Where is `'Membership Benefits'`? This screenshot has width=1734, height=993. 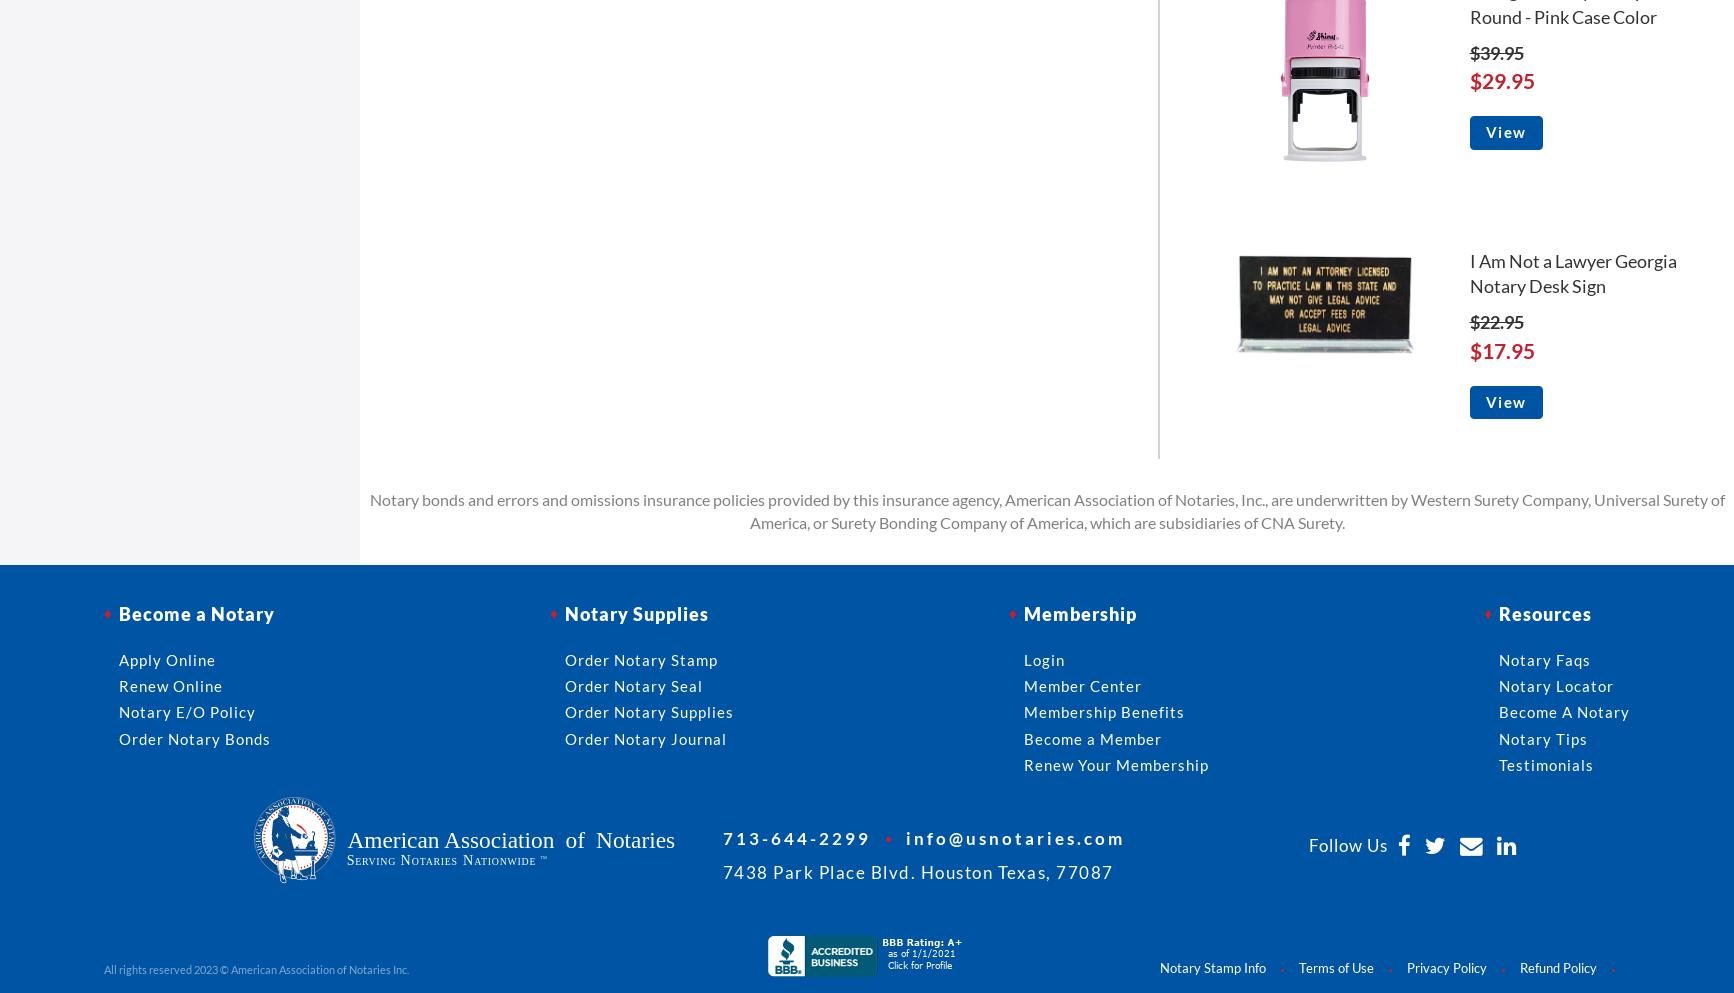
'Membership Benefits' is located at coordinates (1104, 710).